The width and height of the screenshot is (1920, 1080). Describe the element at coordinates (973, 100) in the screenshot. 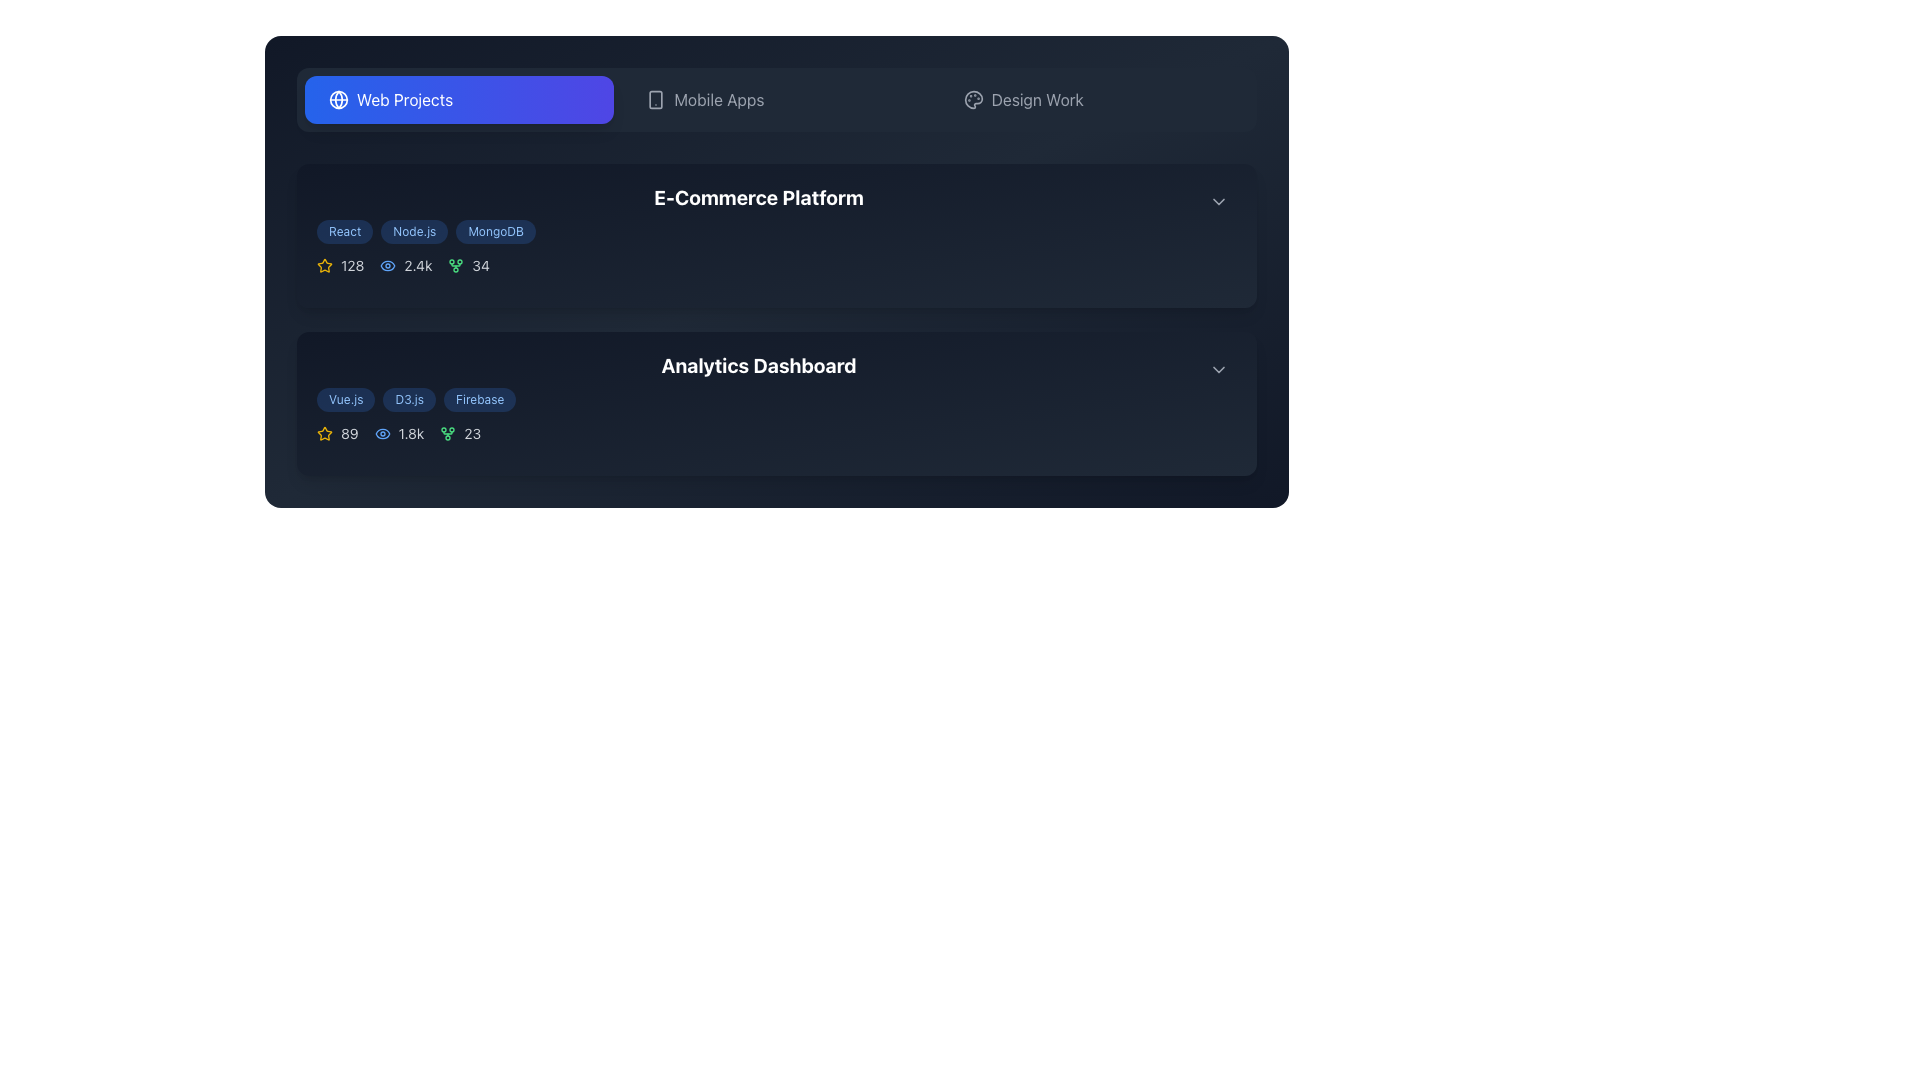

I see `the design-related icon in the top-right corner of the interface` at that location.